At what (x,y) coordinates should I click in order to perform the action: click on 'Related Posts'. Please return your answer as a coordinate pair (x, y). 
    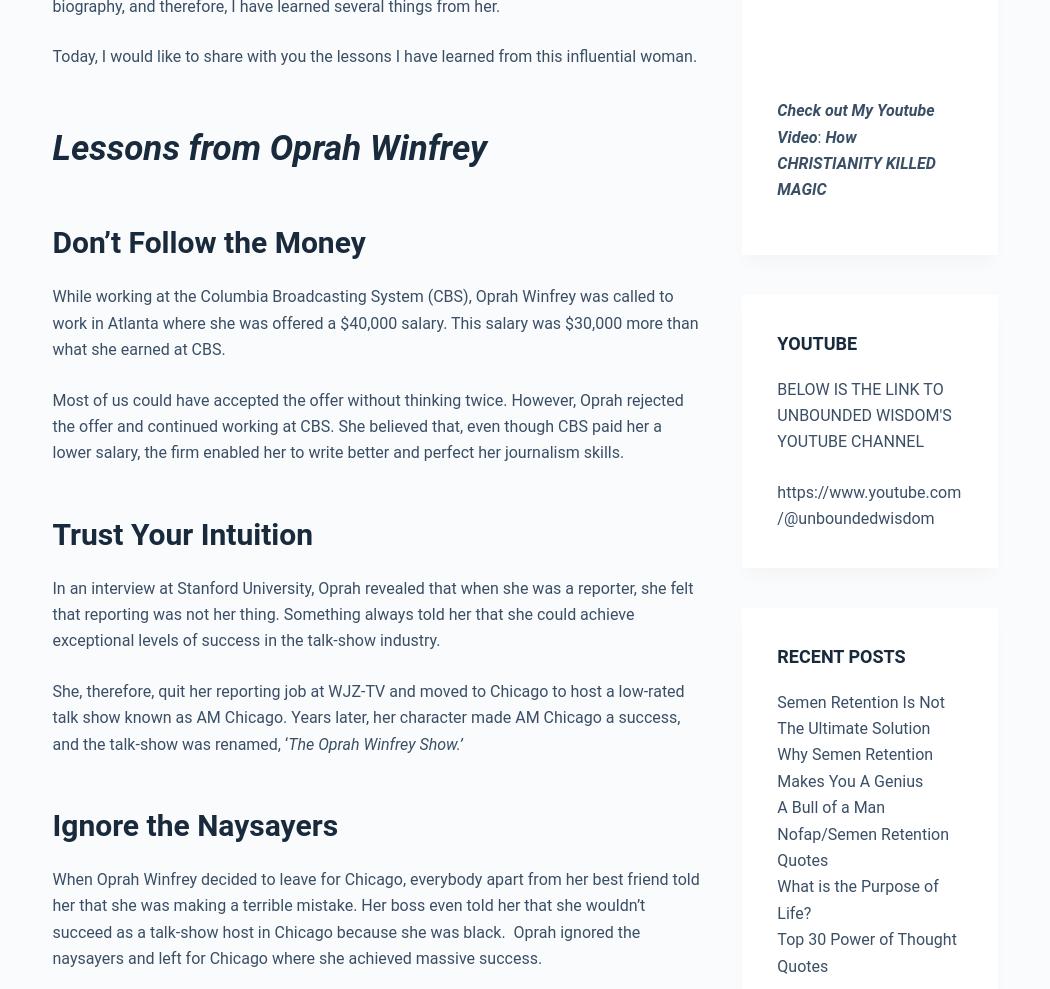
    Looking at the image, I should click on (50, 415).